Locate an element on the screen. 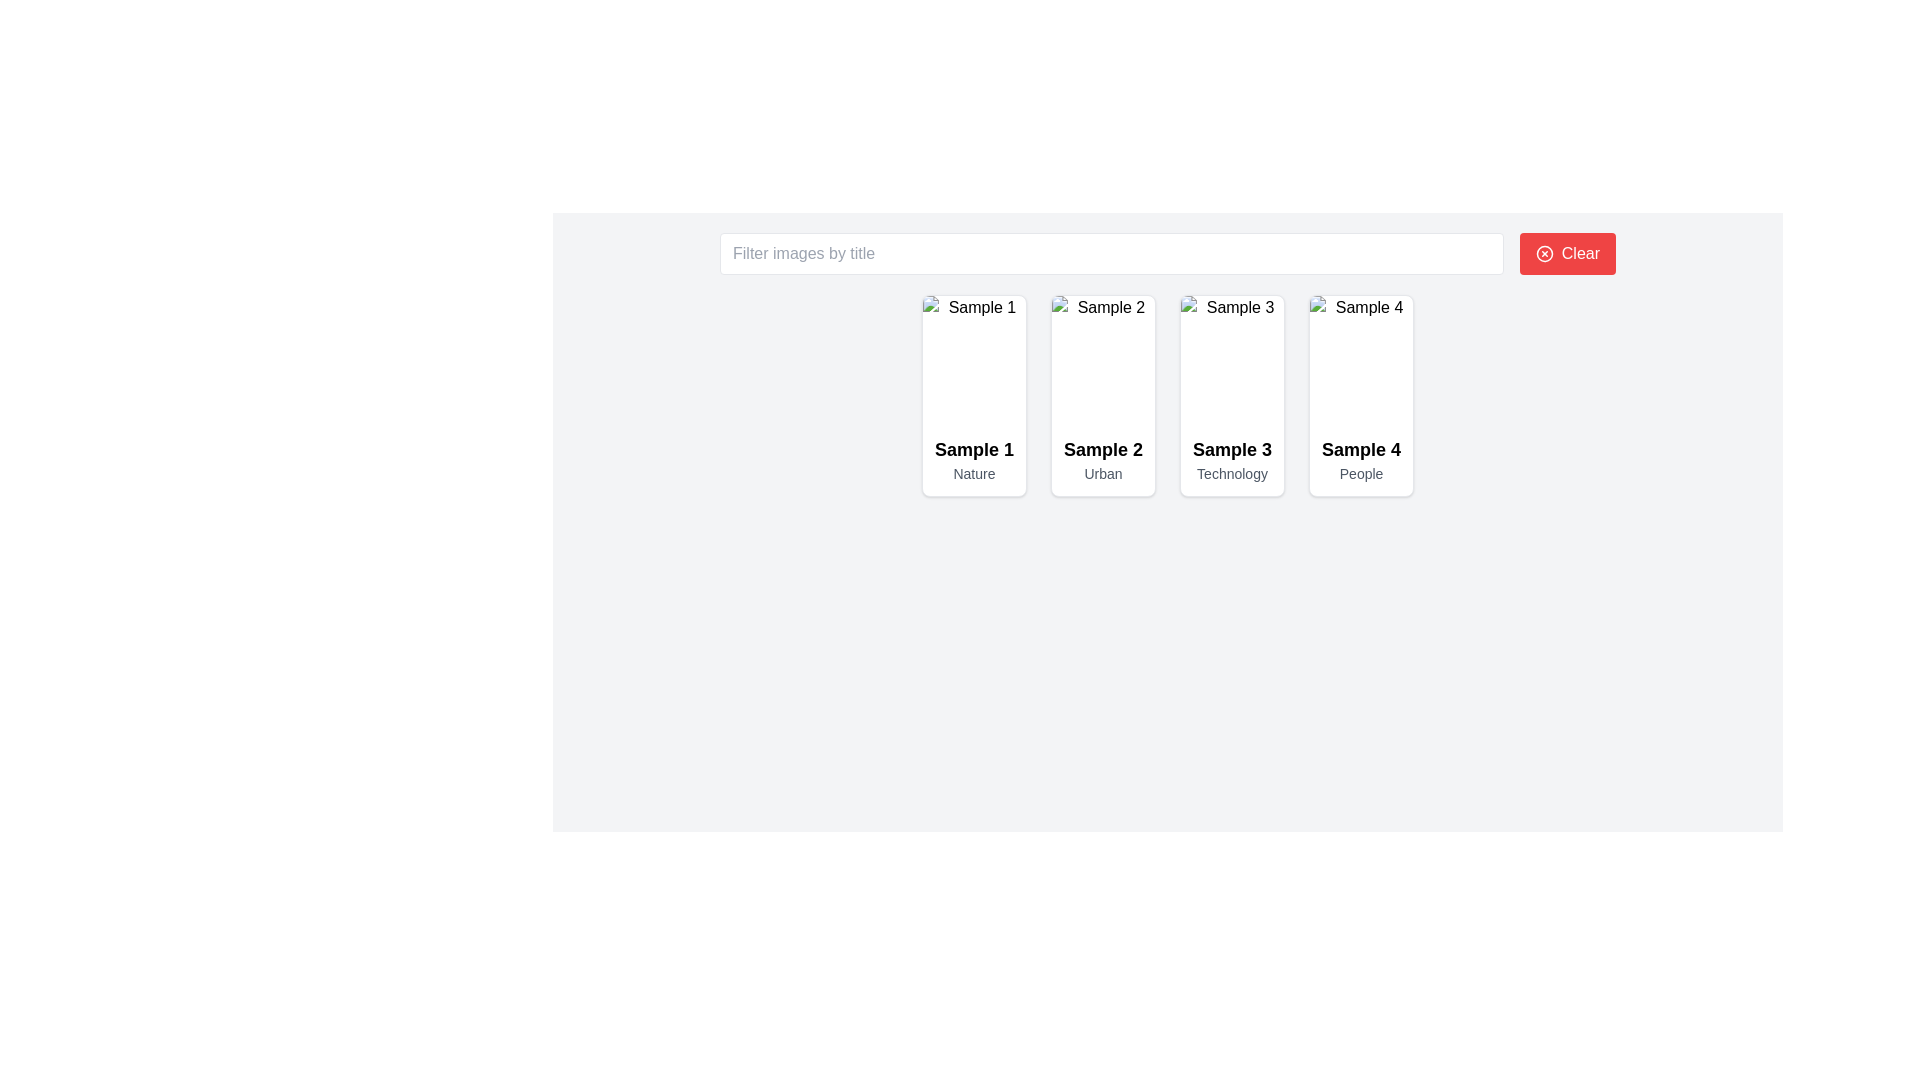 This screenshot has width=1920, height=1080. the text label displaying 'Nature' is located at coordinates (974, 474).